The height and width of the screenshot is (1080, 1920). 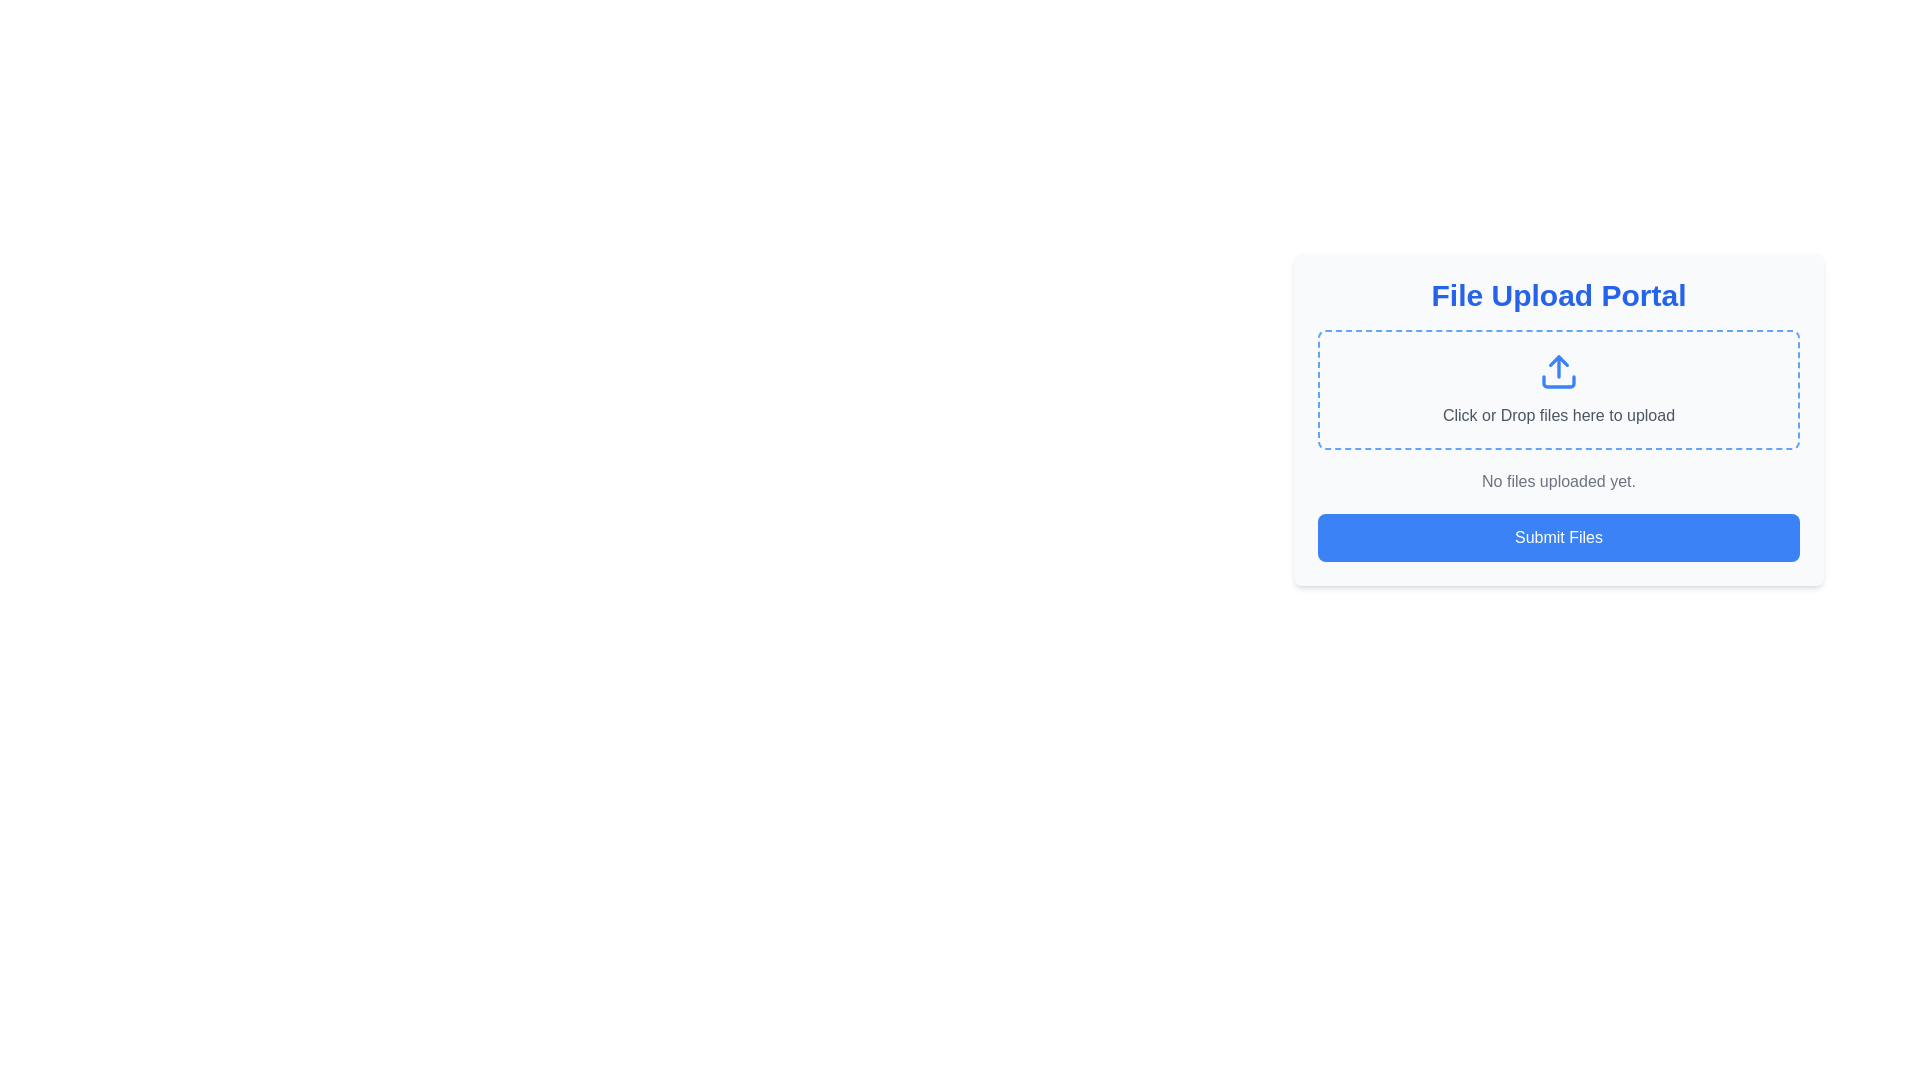 What do you see at coordinates (1558, 381) in the screenshot?
I see `the Icon segment (curve of SVG element) representing the upload action, which is centrally located in the file upload interface, beneath the upward-pointing arrow and above the text 'Click or Drop files here to upload'` at bounding box center [1558, 381].